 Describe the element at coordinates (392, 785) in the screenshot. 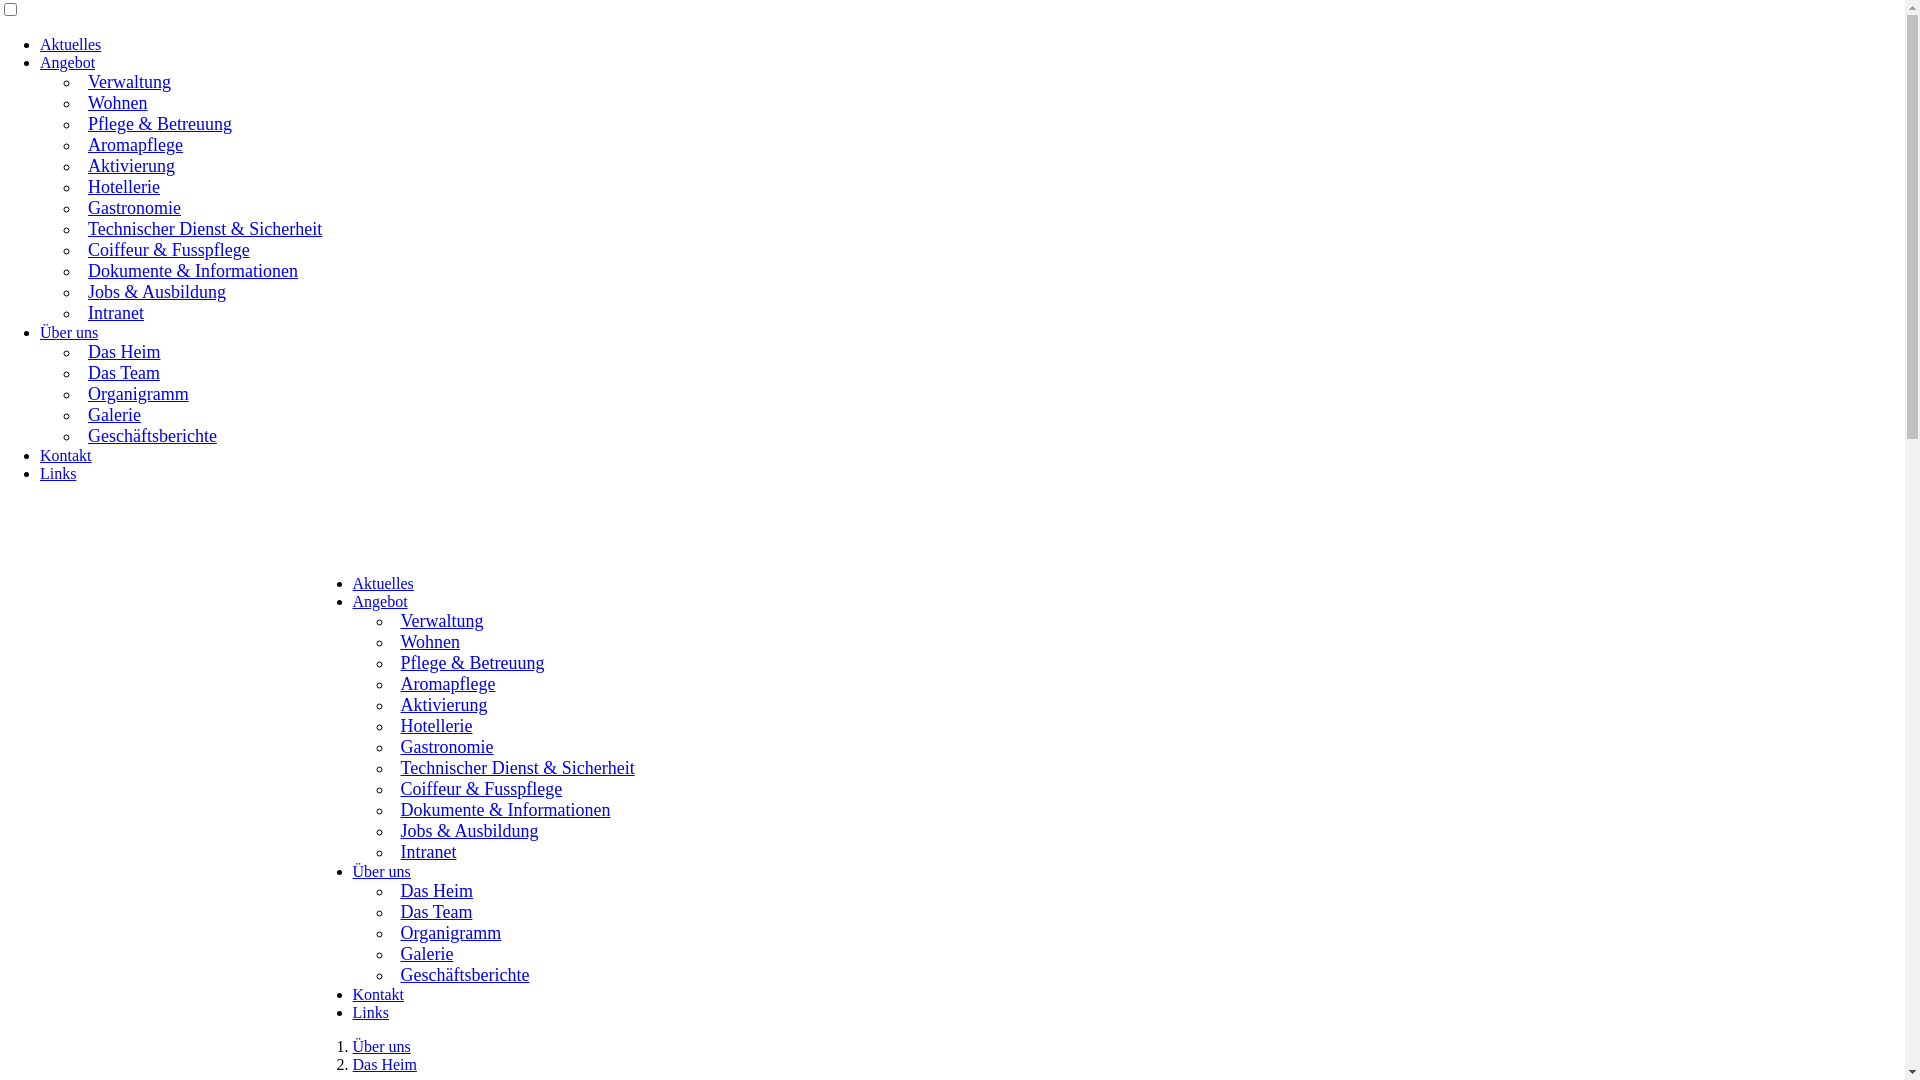

I see `'Coiffeur & Fusspflege'` at that location.